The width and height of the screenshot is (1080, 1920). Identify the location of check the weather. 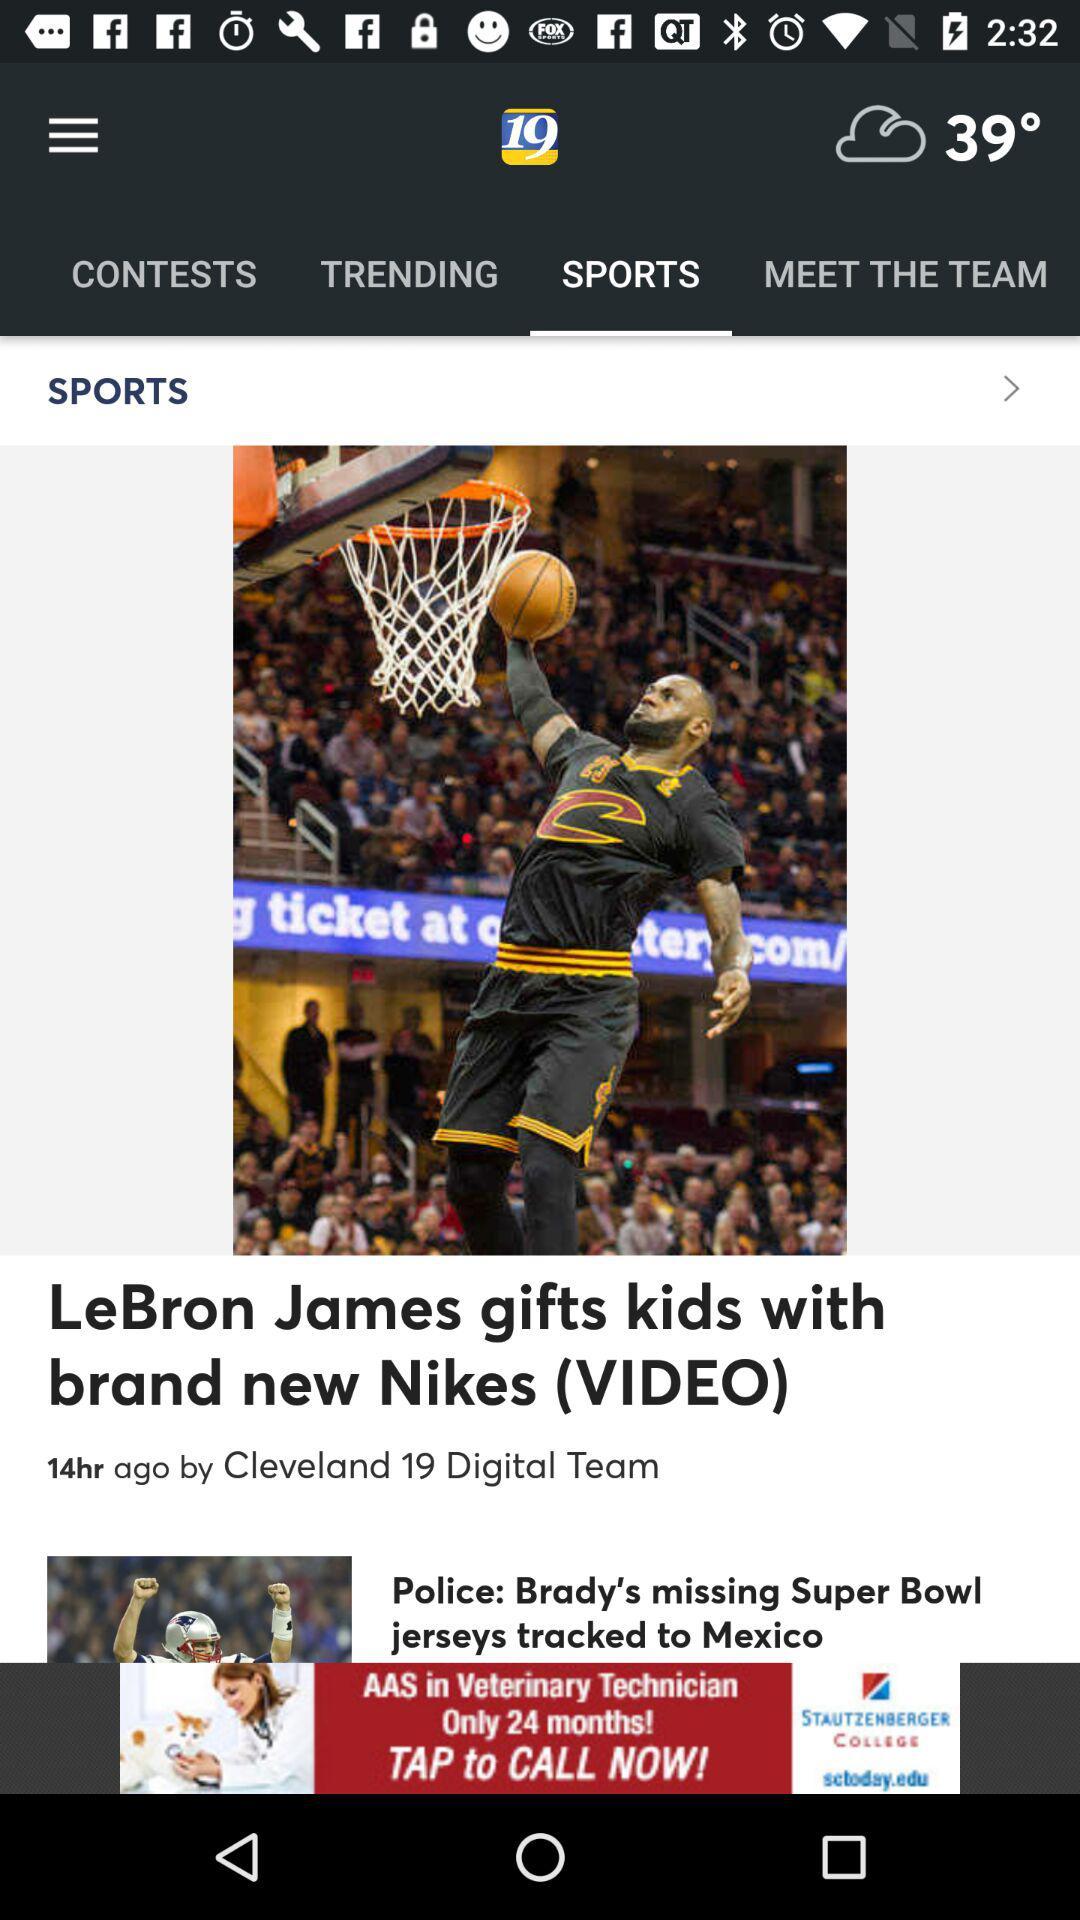
(880, 135).